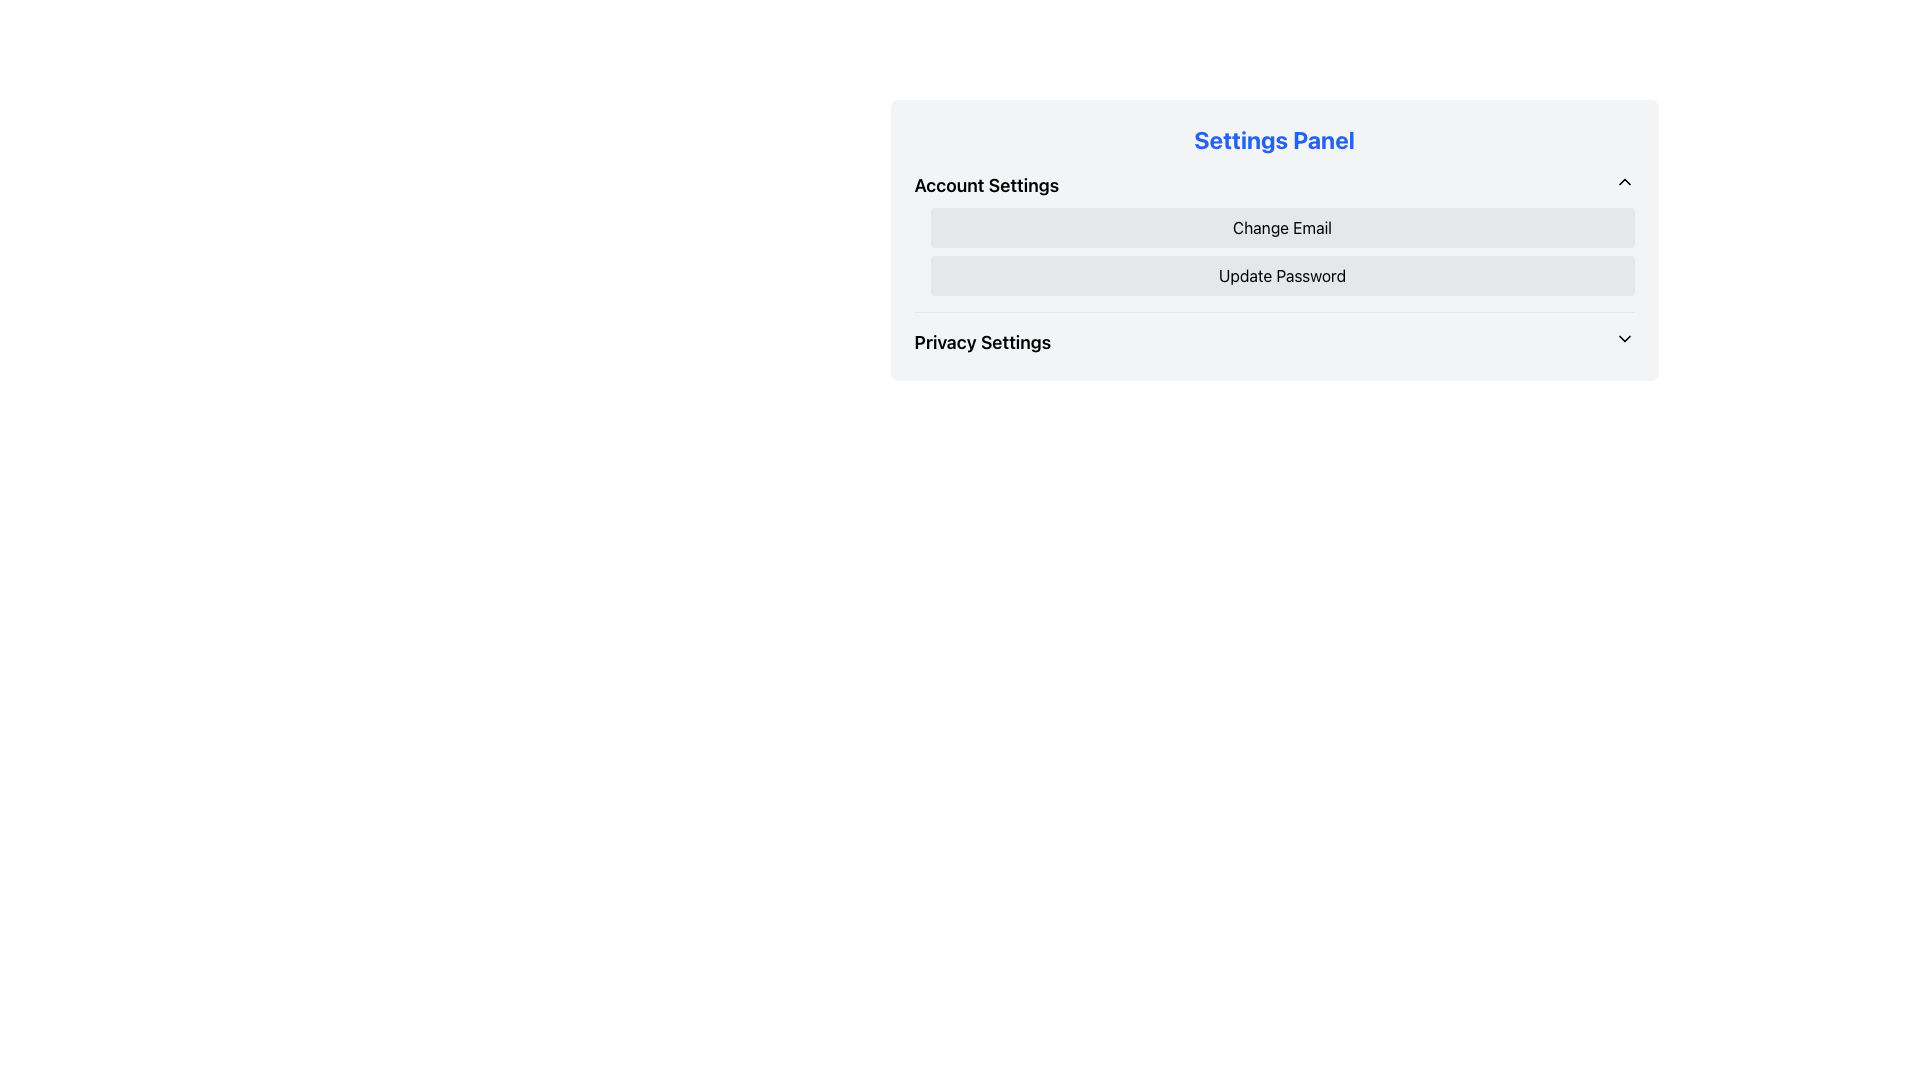  What do you see at coordinates (1282, 226) in the screenshot?
I see `the 'Change Email' button located under the 'Account Settings' header in the 'Settings Panel'` at bounding box center [1282, 226].